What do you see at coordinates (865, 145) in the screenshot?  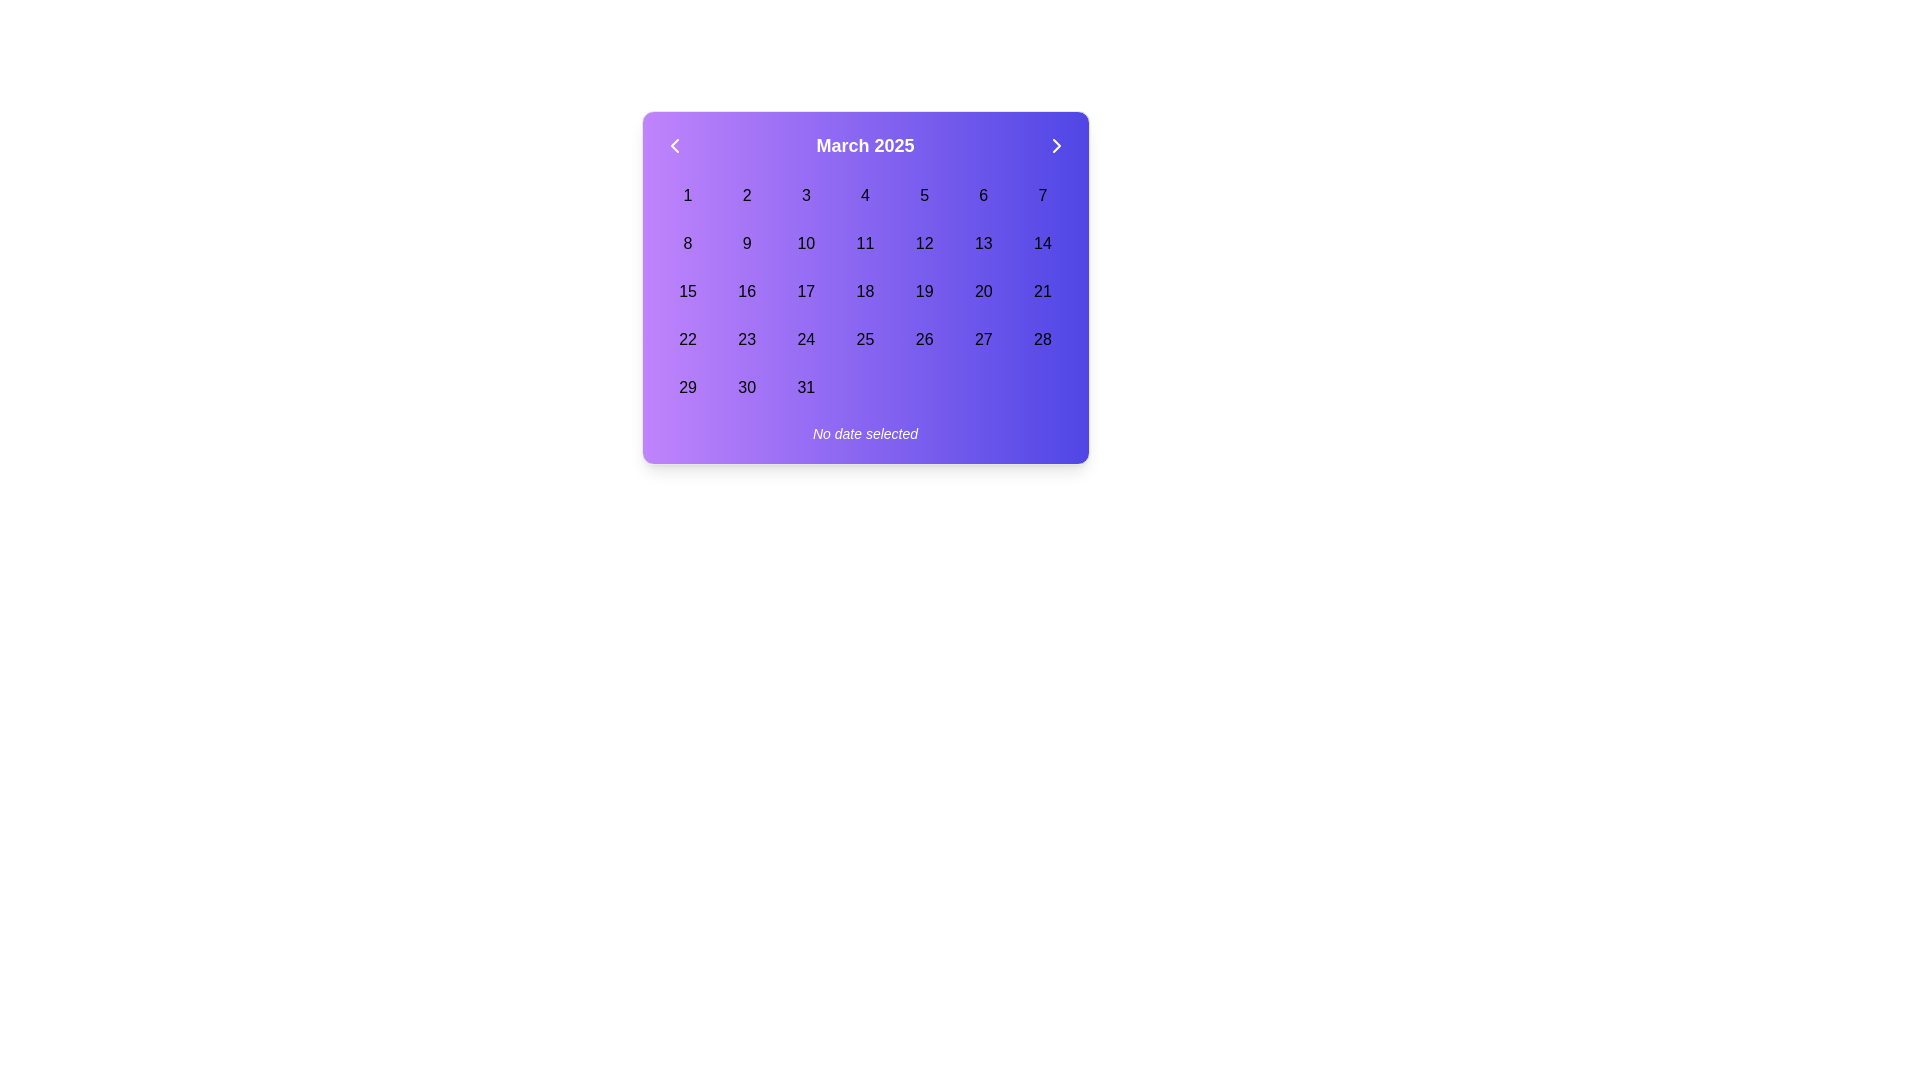 I see `text content of the text label displaying 'March 2025', which is styled with a bold font and centered between two arrow icons on a gradient background` at bounding box center [865, 145].